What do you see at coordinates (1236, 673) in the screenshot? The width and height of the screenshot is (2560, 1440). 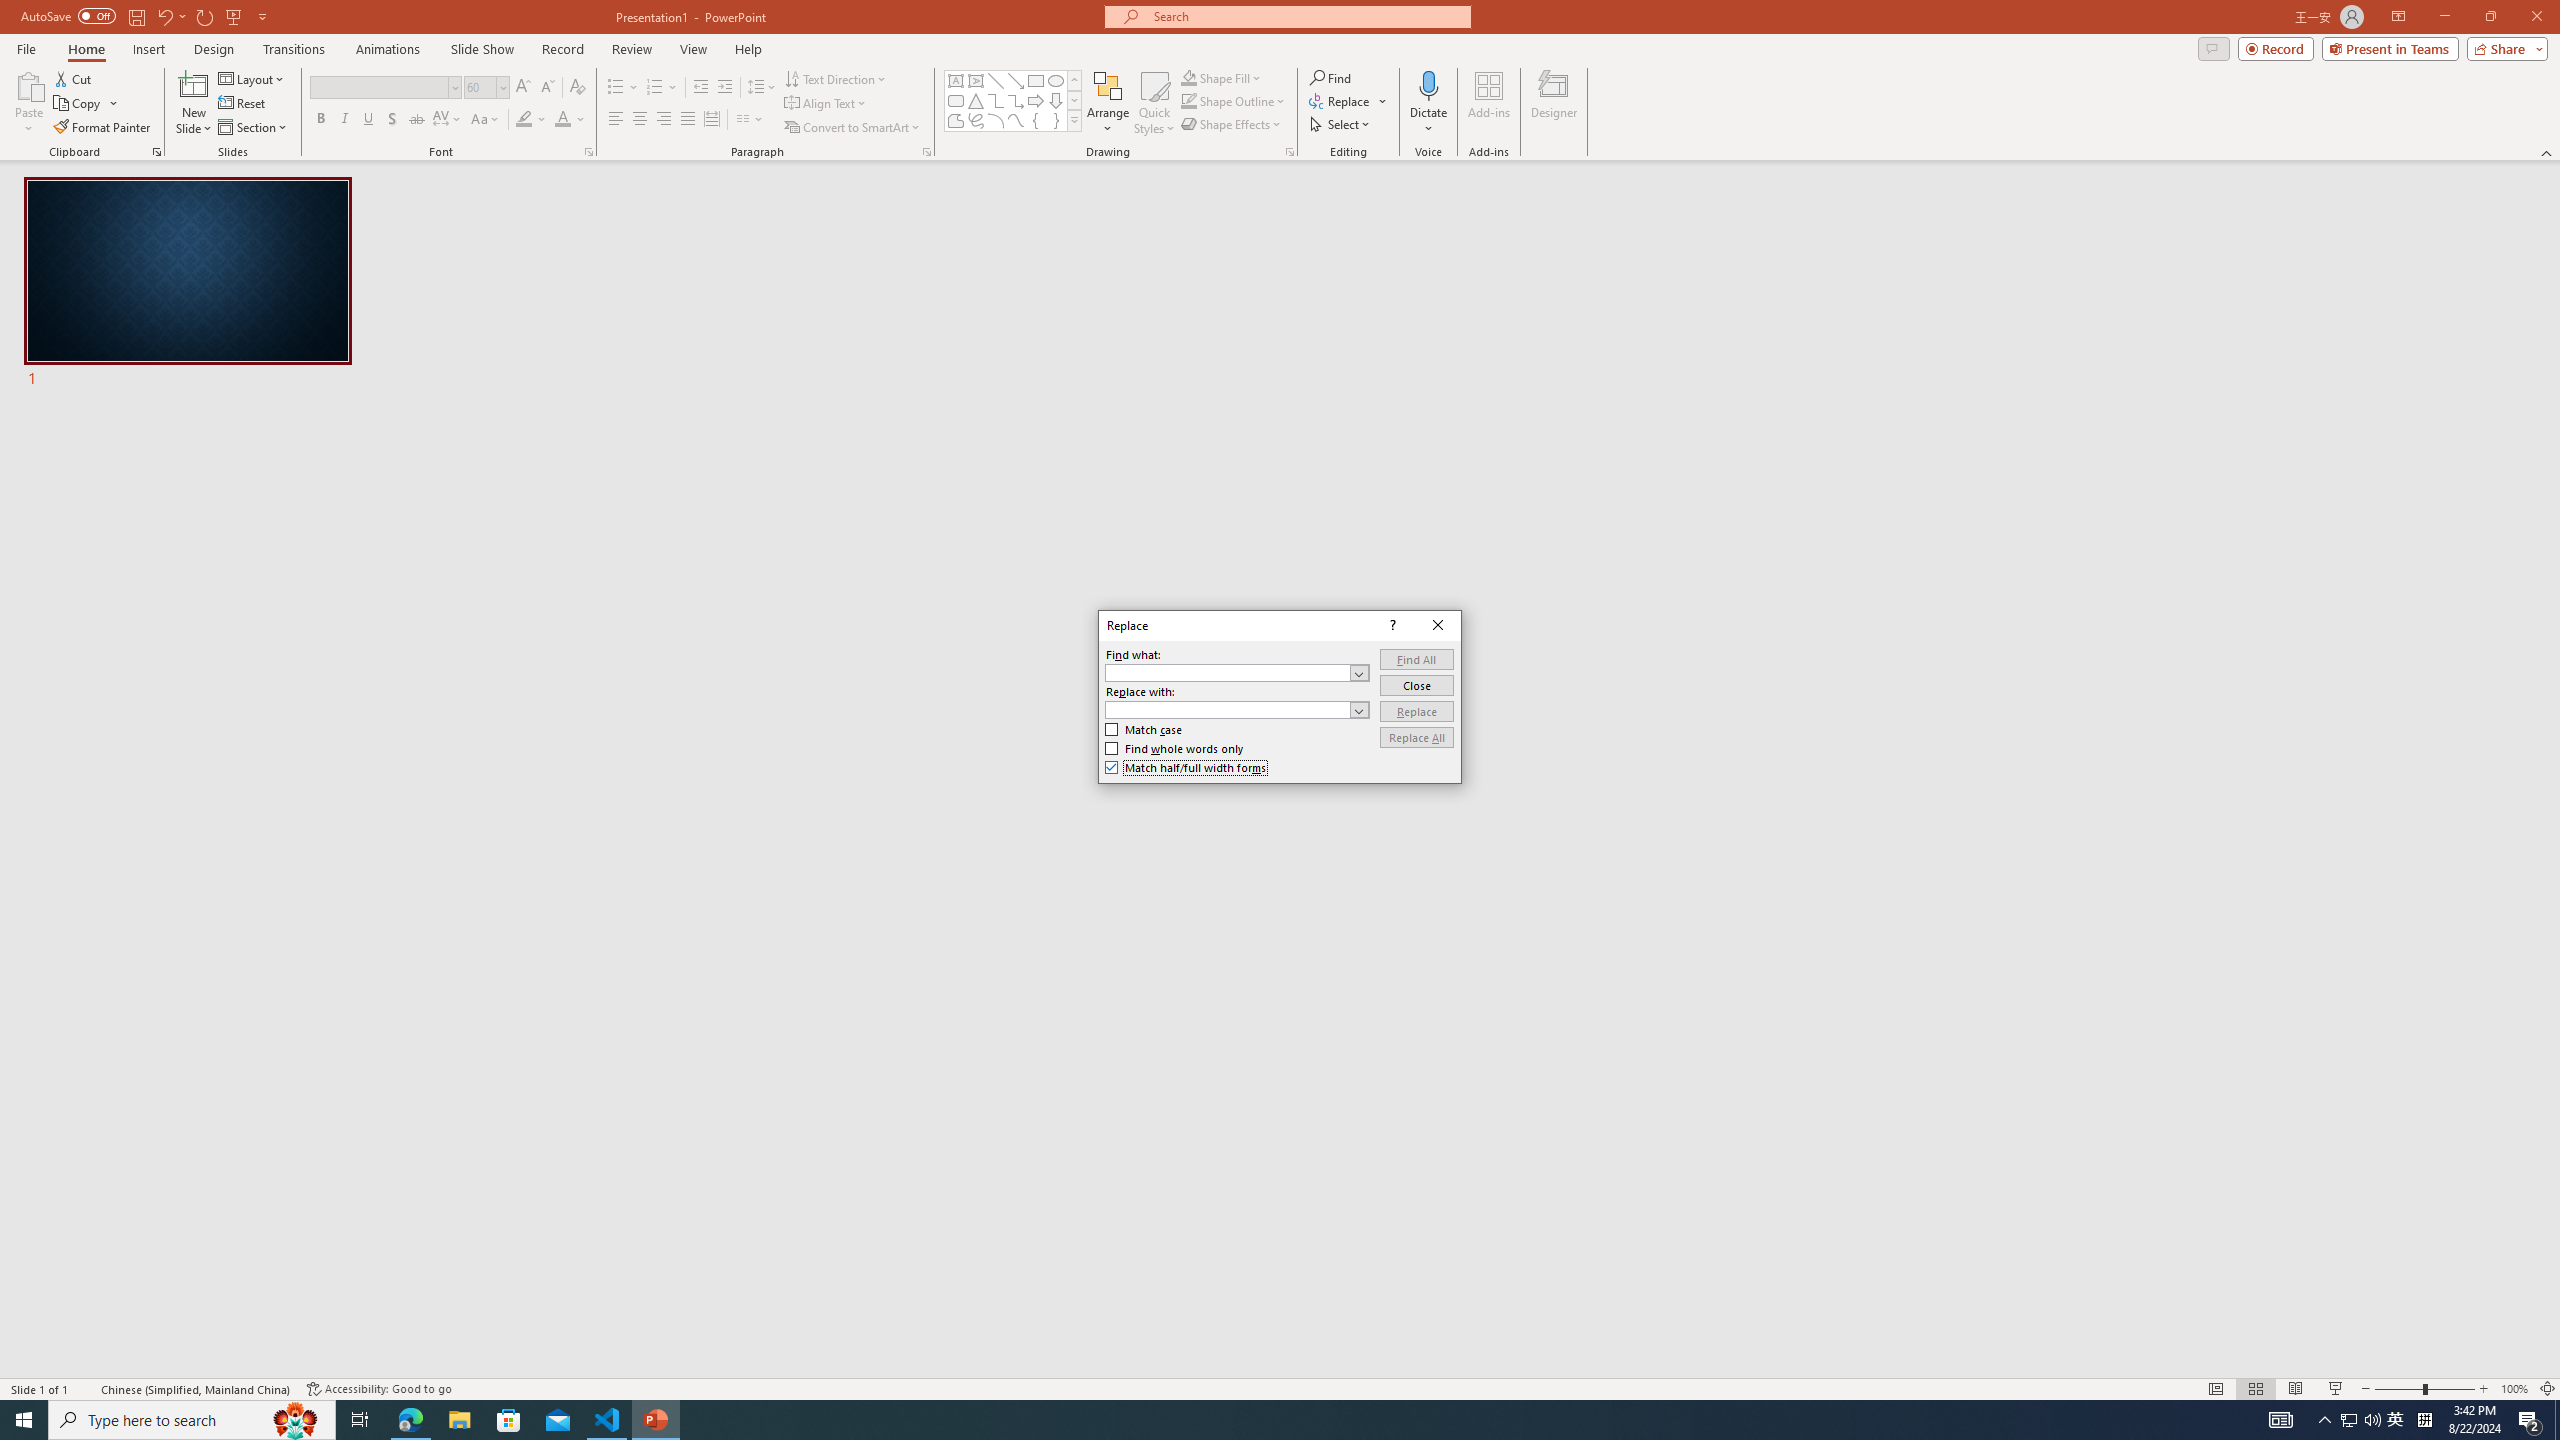 I see `'Find what'` at bounding box center [1236, 673].